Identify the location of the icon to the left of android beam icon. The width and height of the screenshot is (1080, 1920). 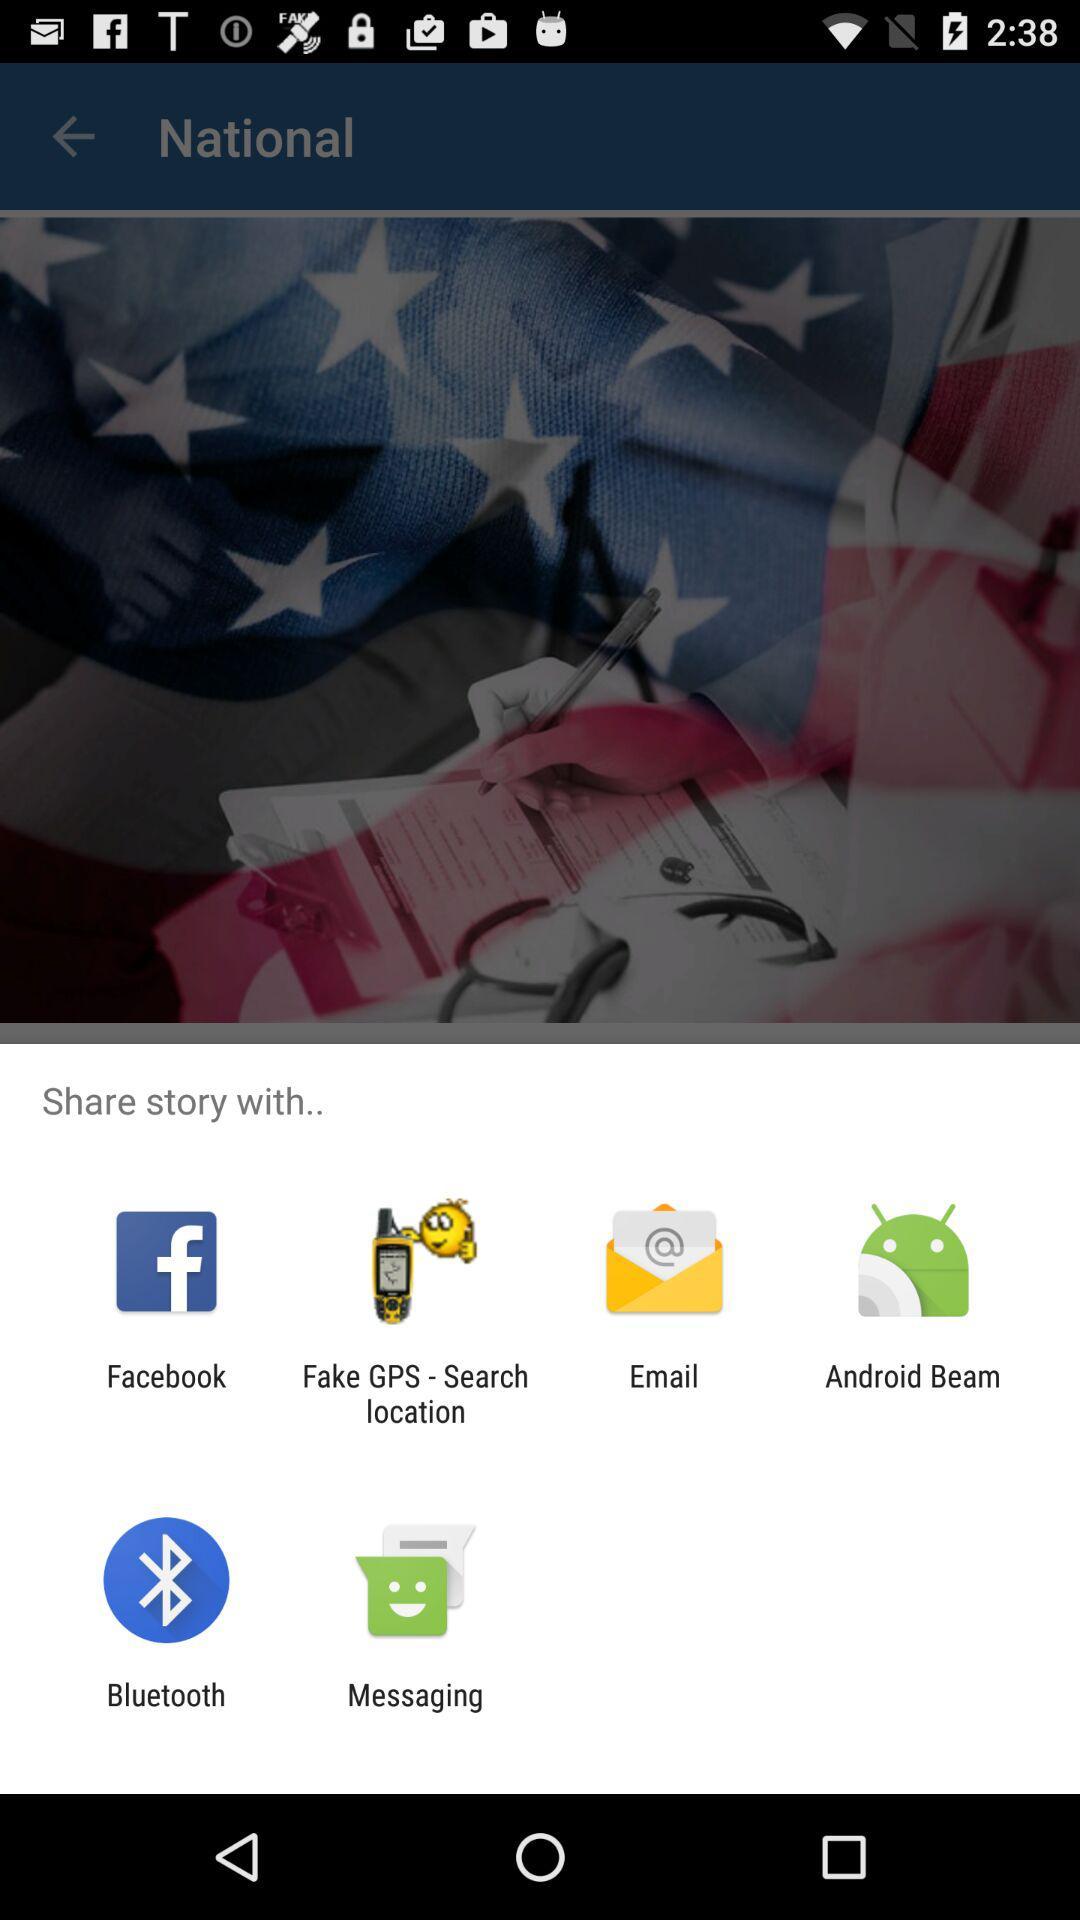
(664, 1392).